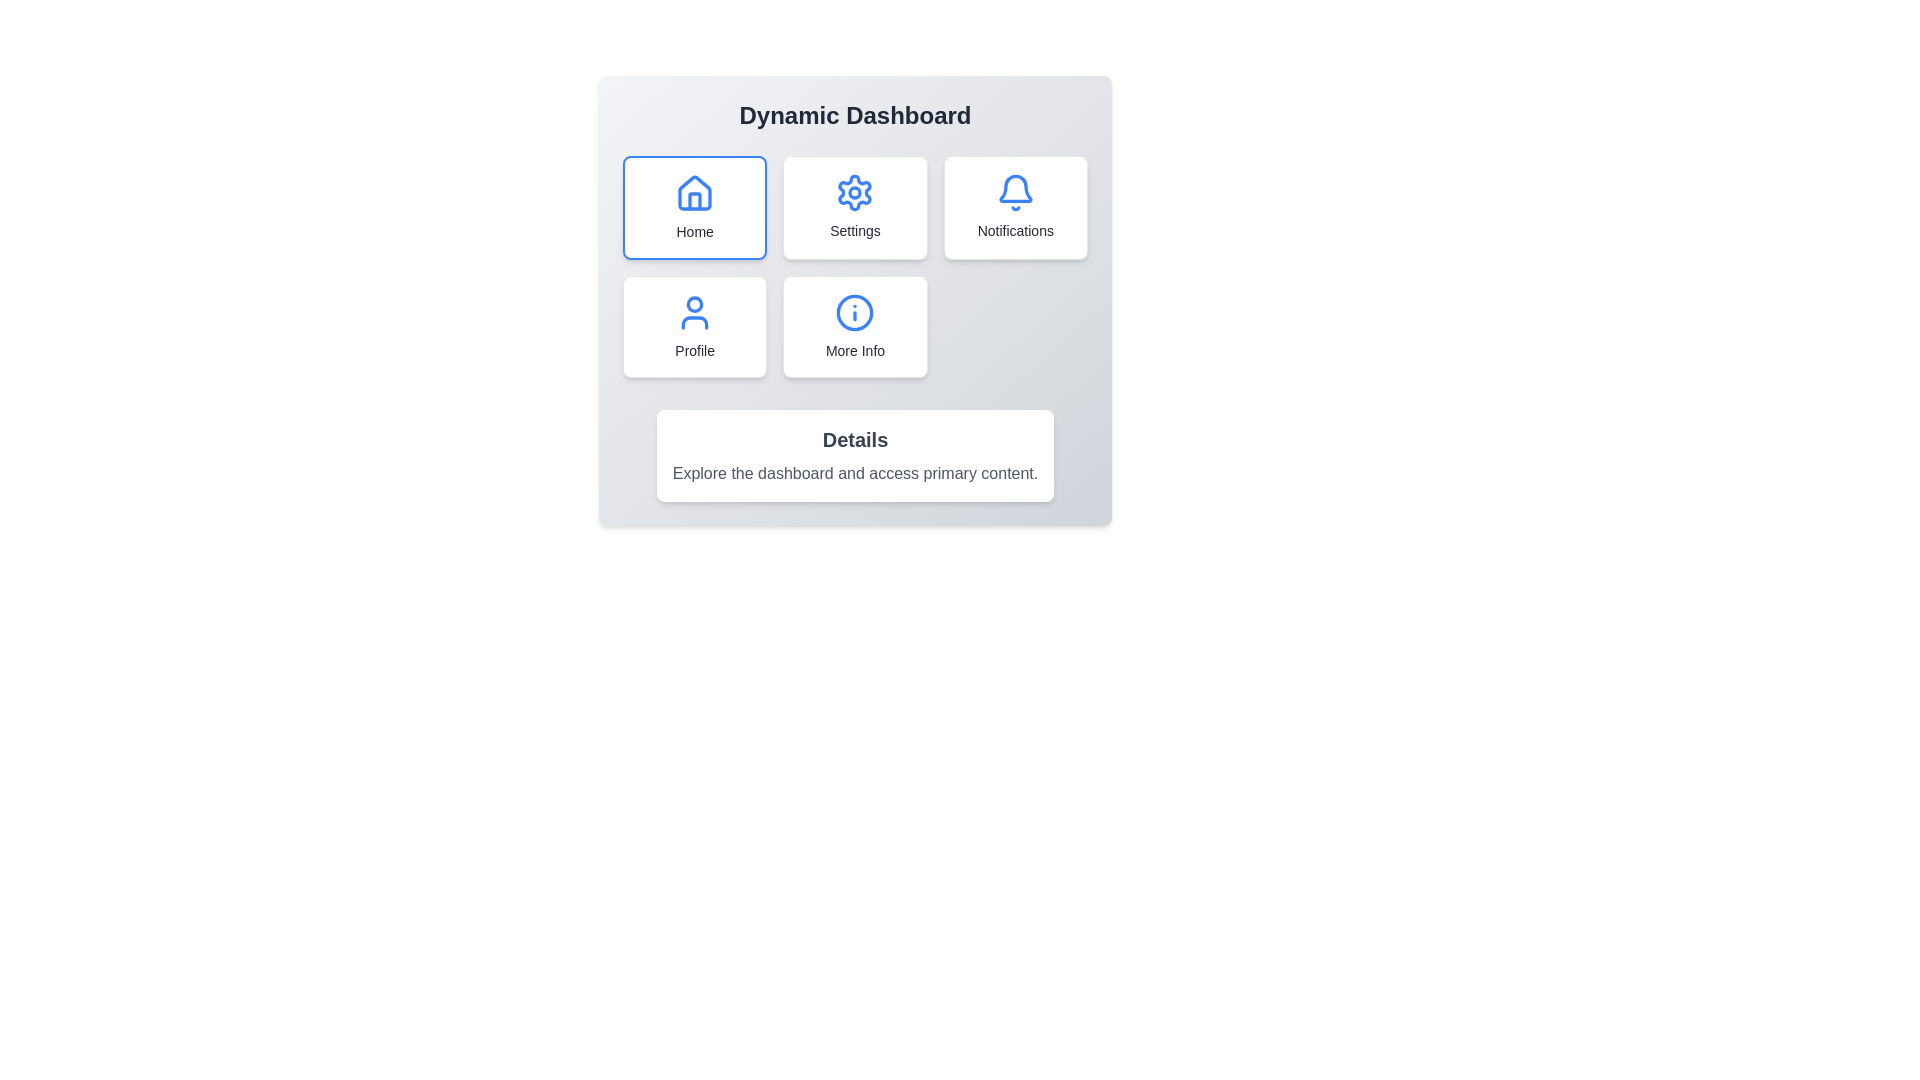  What do you see at coordinates (855, 438) in the screenshot?
I see `the heading text label that introduces the section's purpose, located above the description text 'Explore the dashboard and access primary content.'` at bounding box center [855, 438].